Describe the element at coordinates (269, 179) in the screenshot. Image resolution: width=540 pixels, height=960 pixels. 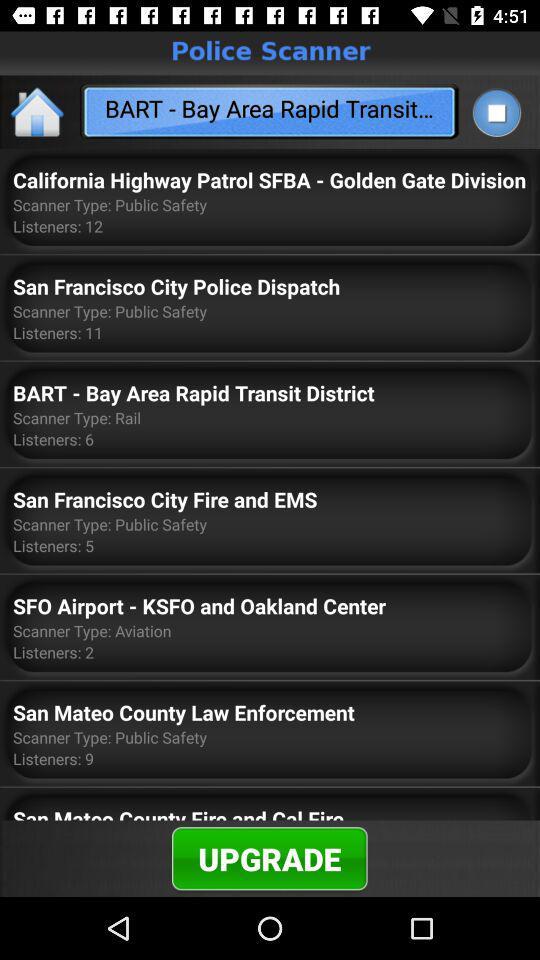
I see `the california highway patrol item` at that location.